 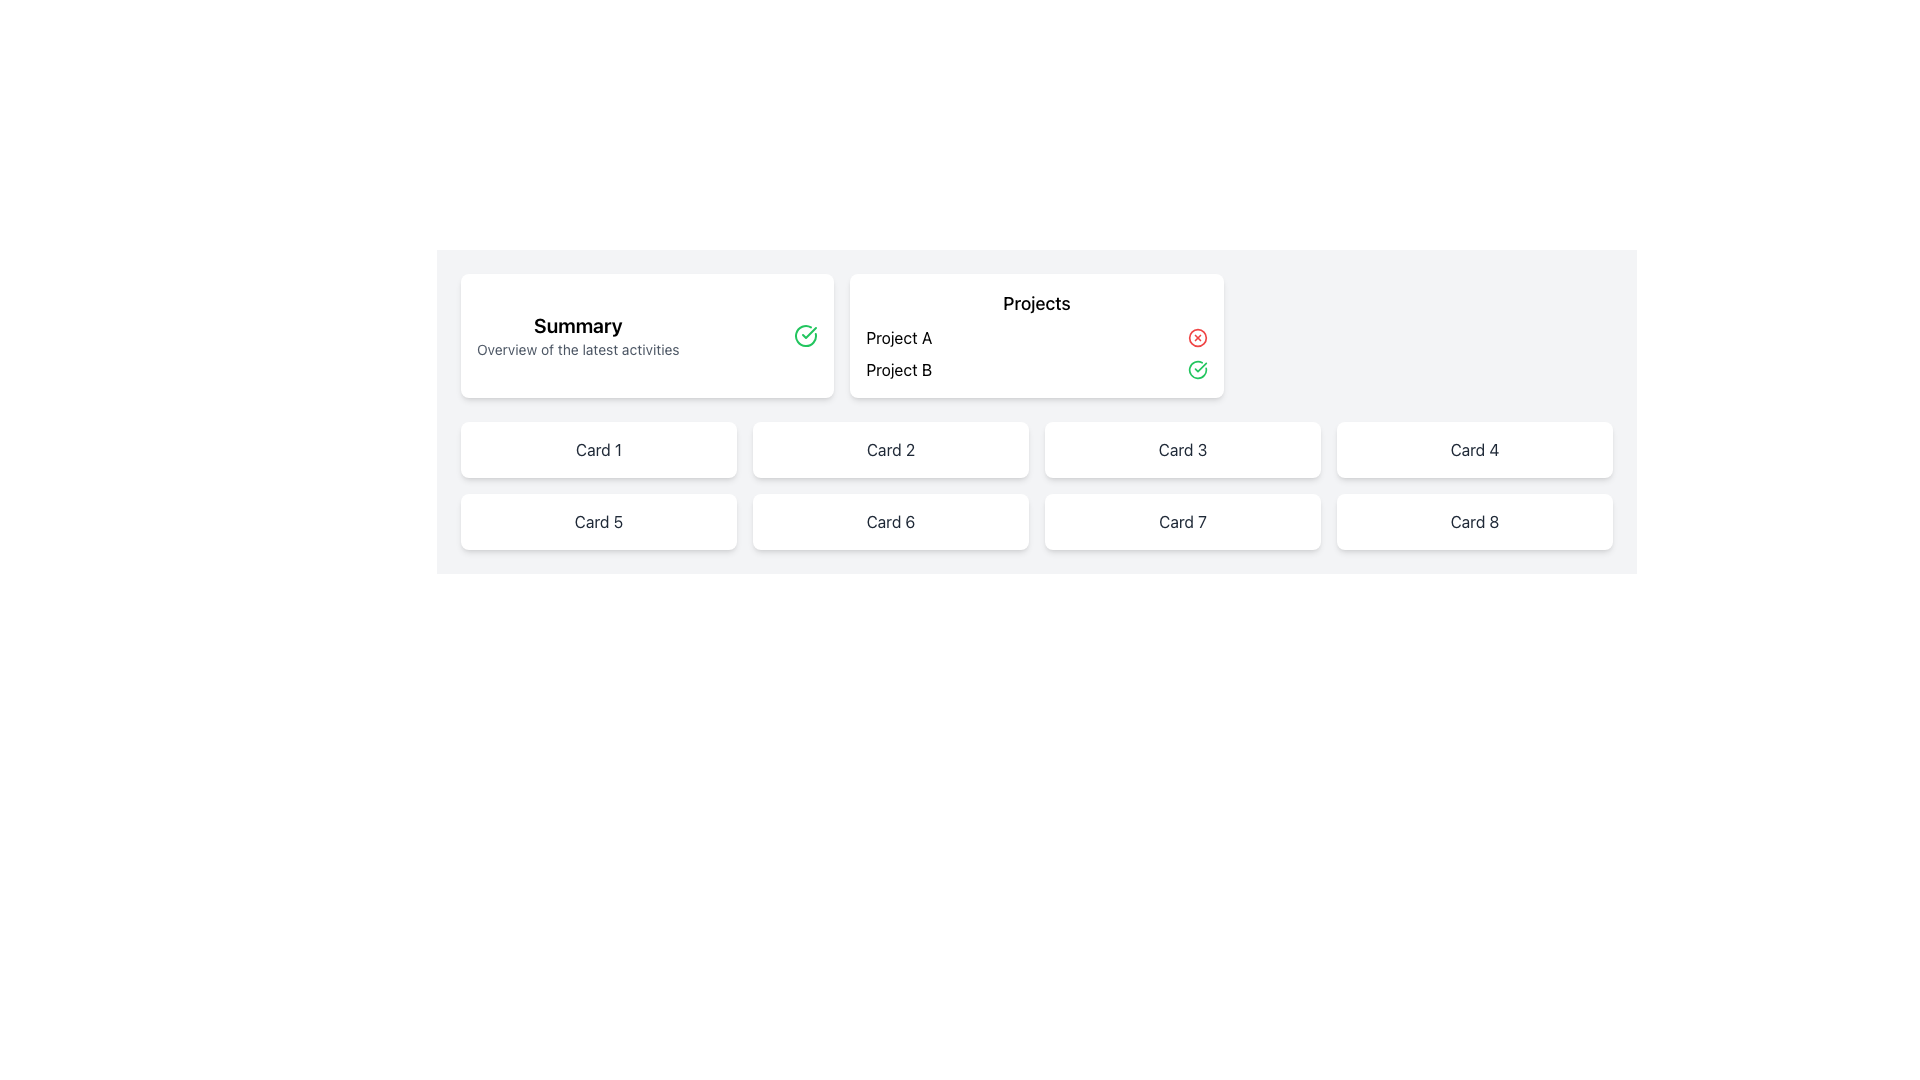 I want to click on the rectangular card labeled 'Card 3' with a white background and dark gray text, located in the top row of the grid layout between 'Card 2' and 'Card 4', so click(x=1182, y=450).